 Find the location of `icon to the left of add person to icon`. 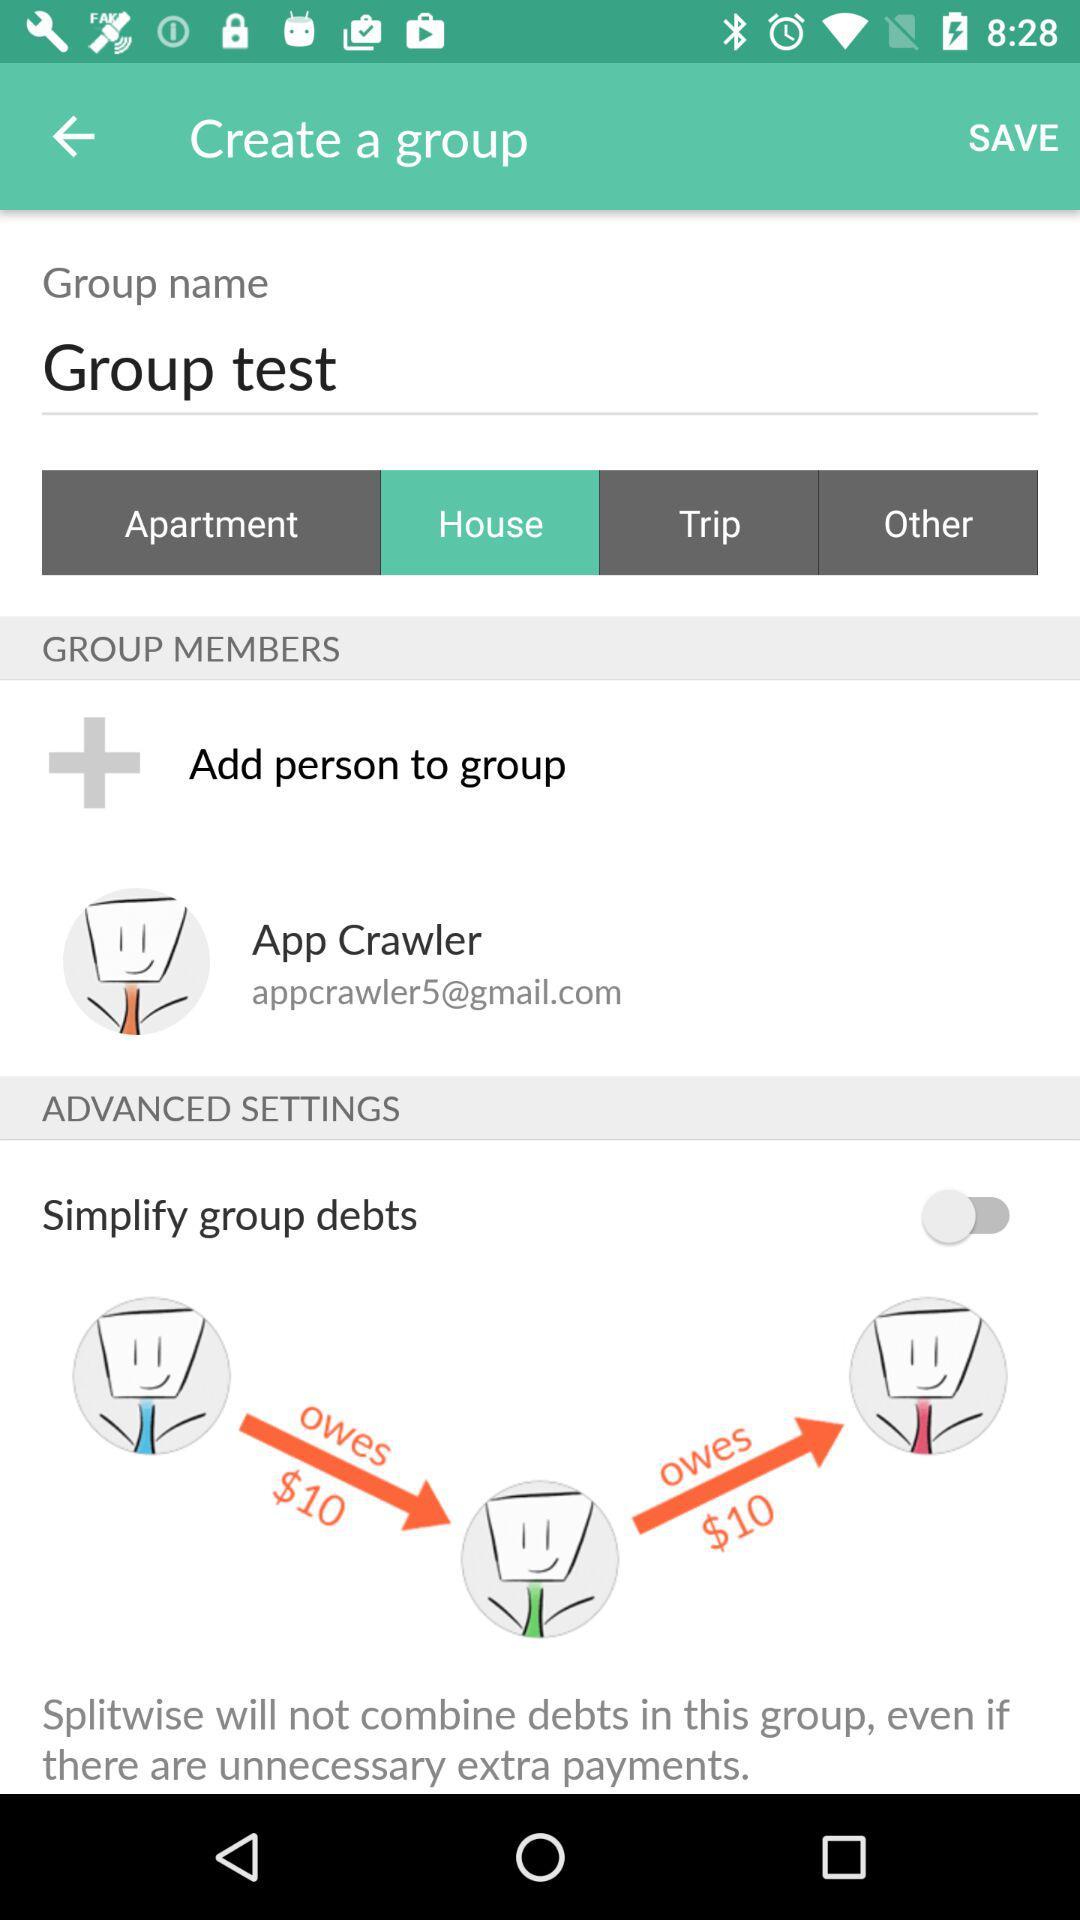

icon to the left of add person to icon is located at coordinates (94, 761).